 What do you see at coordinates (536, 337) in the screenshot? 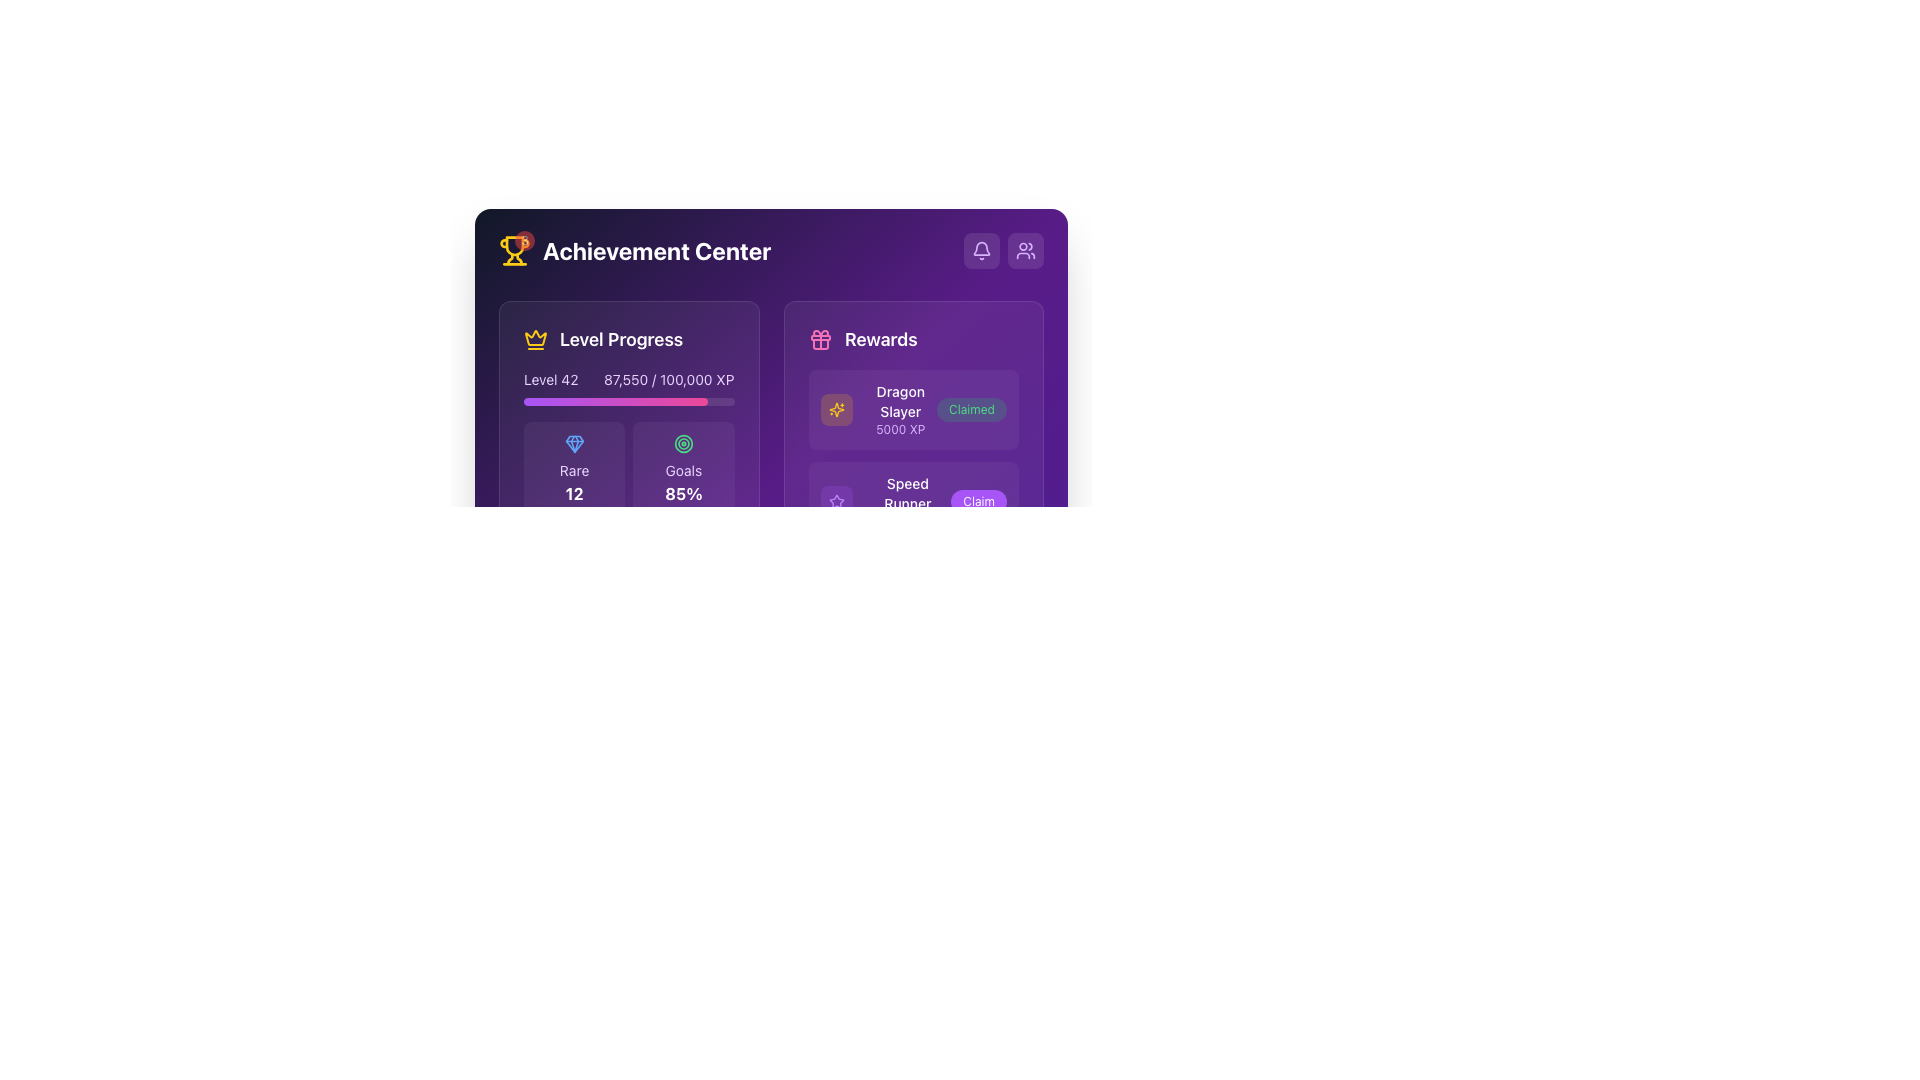
I see `the crown-shaped icon with a yellow outline located at the top-left corner of the 'Level Progress' section` at bounding box center [536, 337].